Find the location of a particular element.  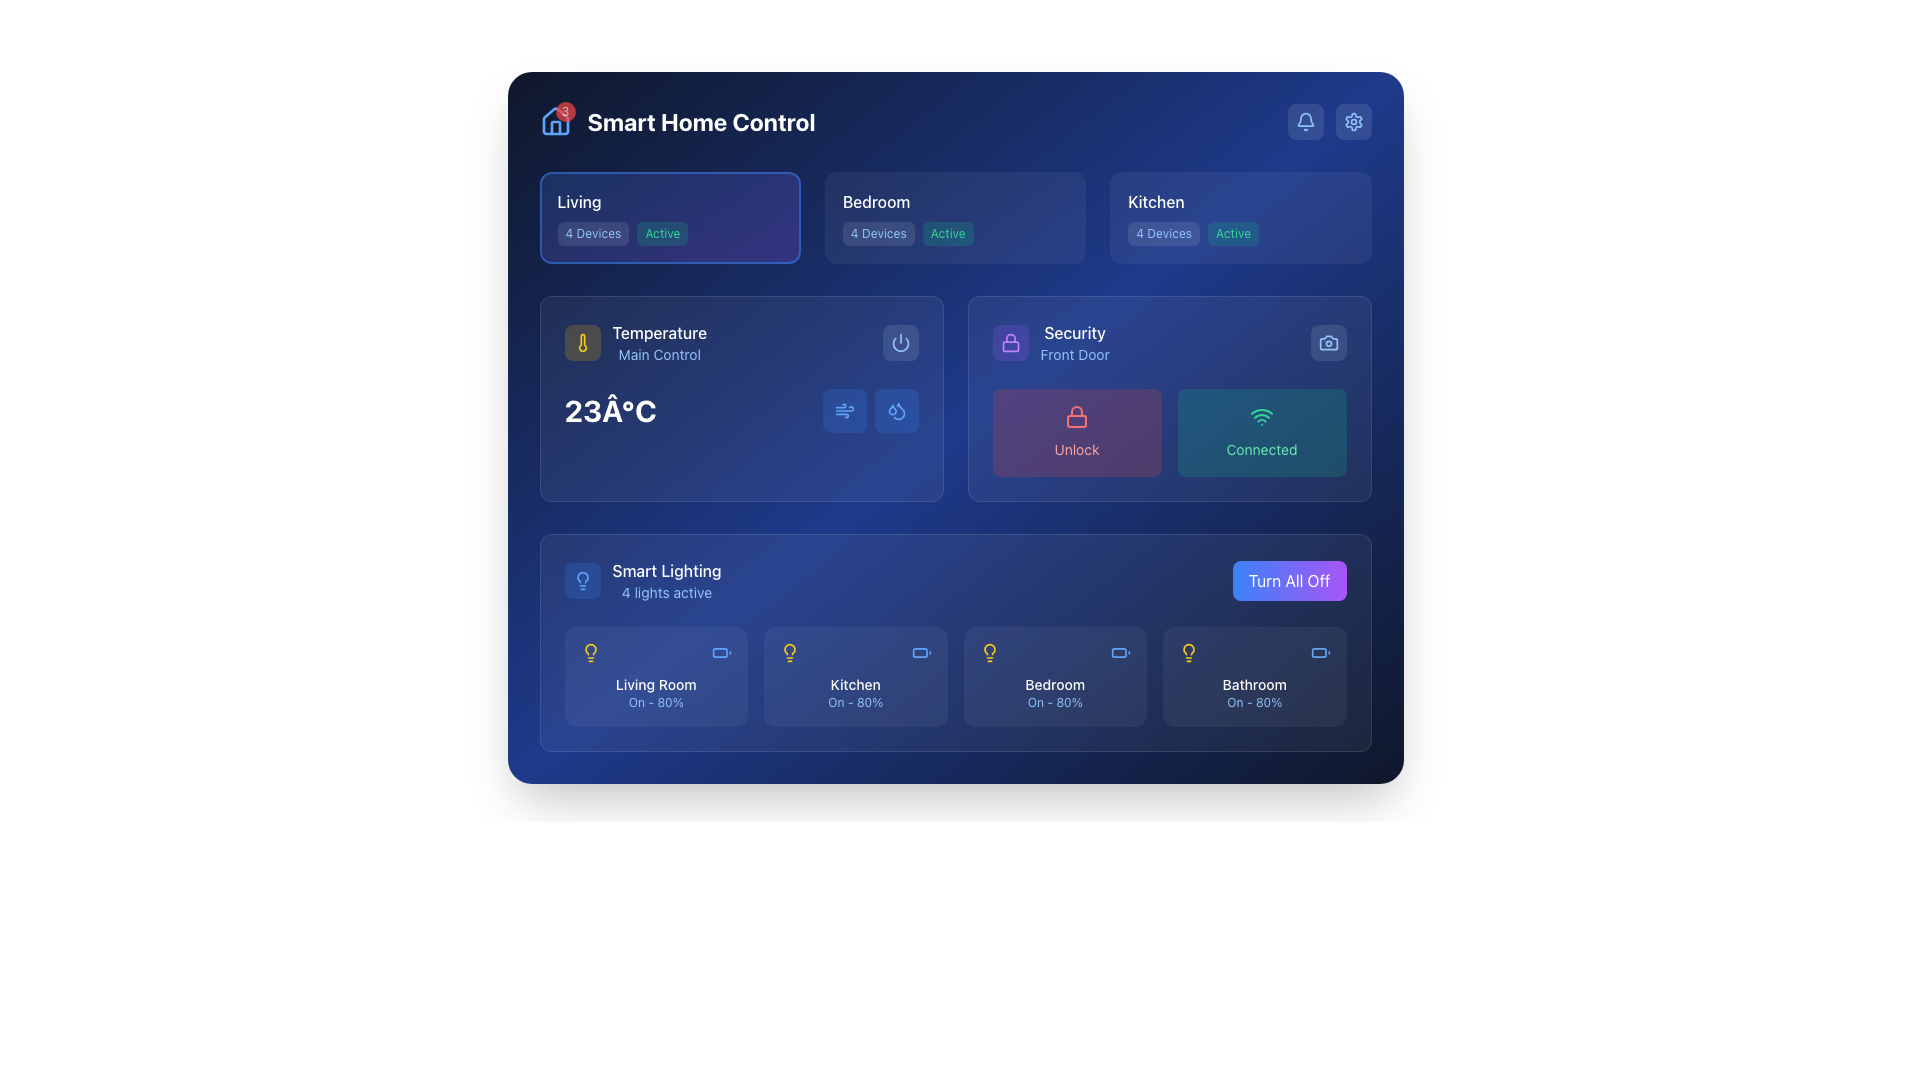

details of the Informational label with status indicators, which includes the texts '4 Devices' in light blue and 'Active' in green, located under the heading 'Bedroom' is located at coordinates (954, 233).